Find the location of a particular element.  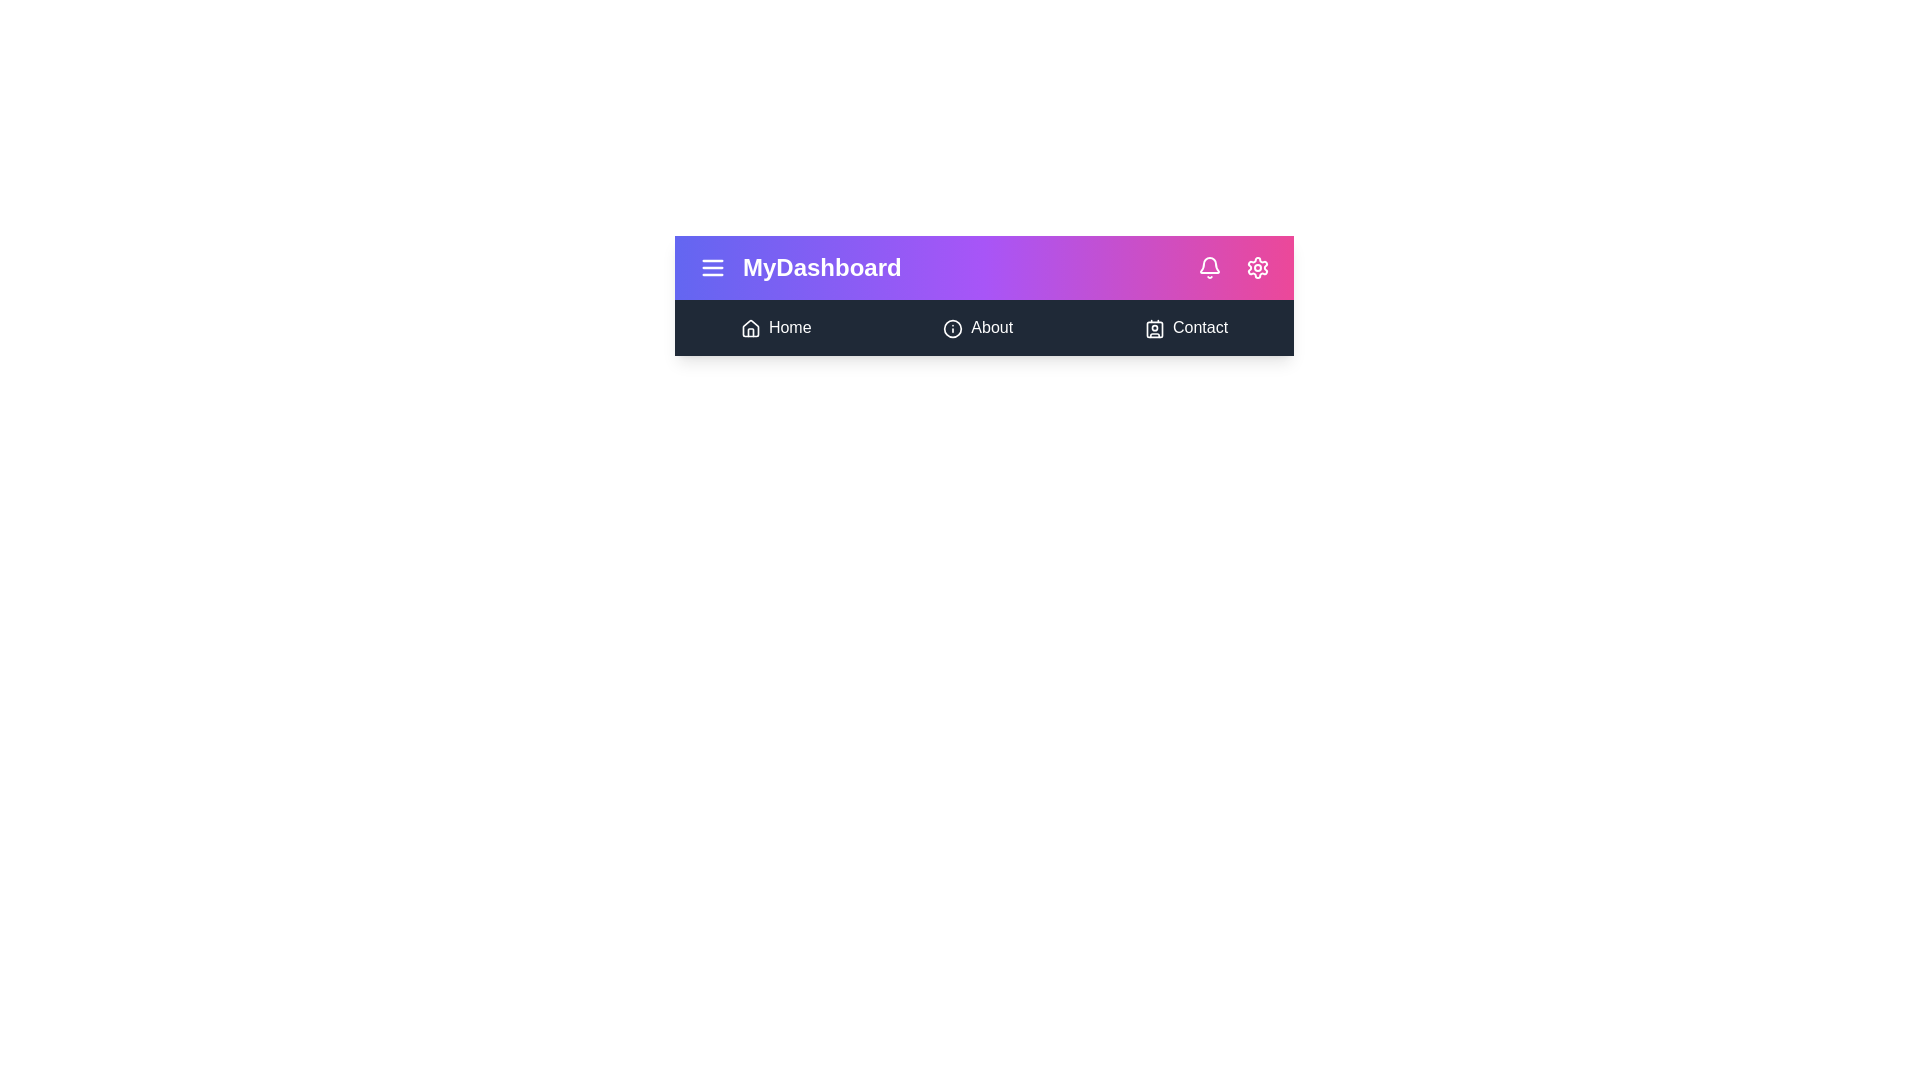

the notification bell icon is located at coordinates (1208, 266).